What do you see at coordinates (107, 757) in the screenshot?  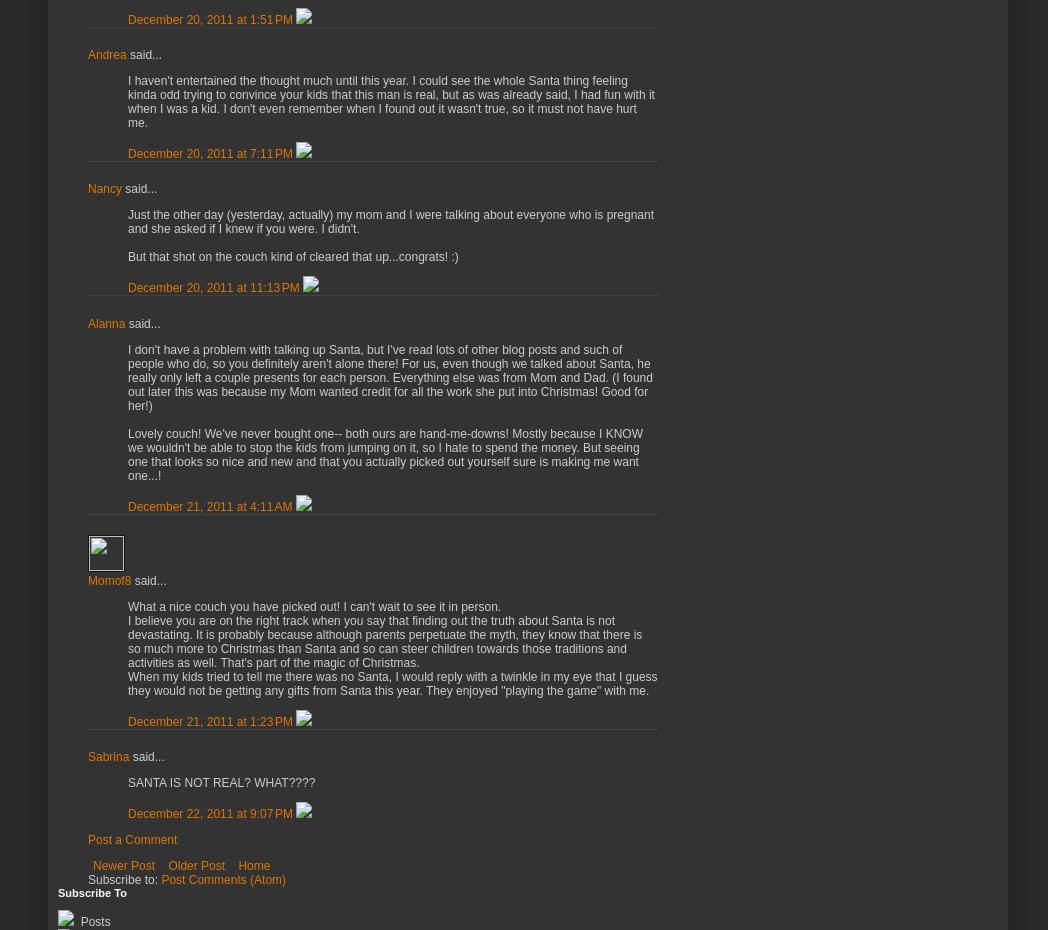 I see `'Sabrina'` at bounding box center [107, 757].